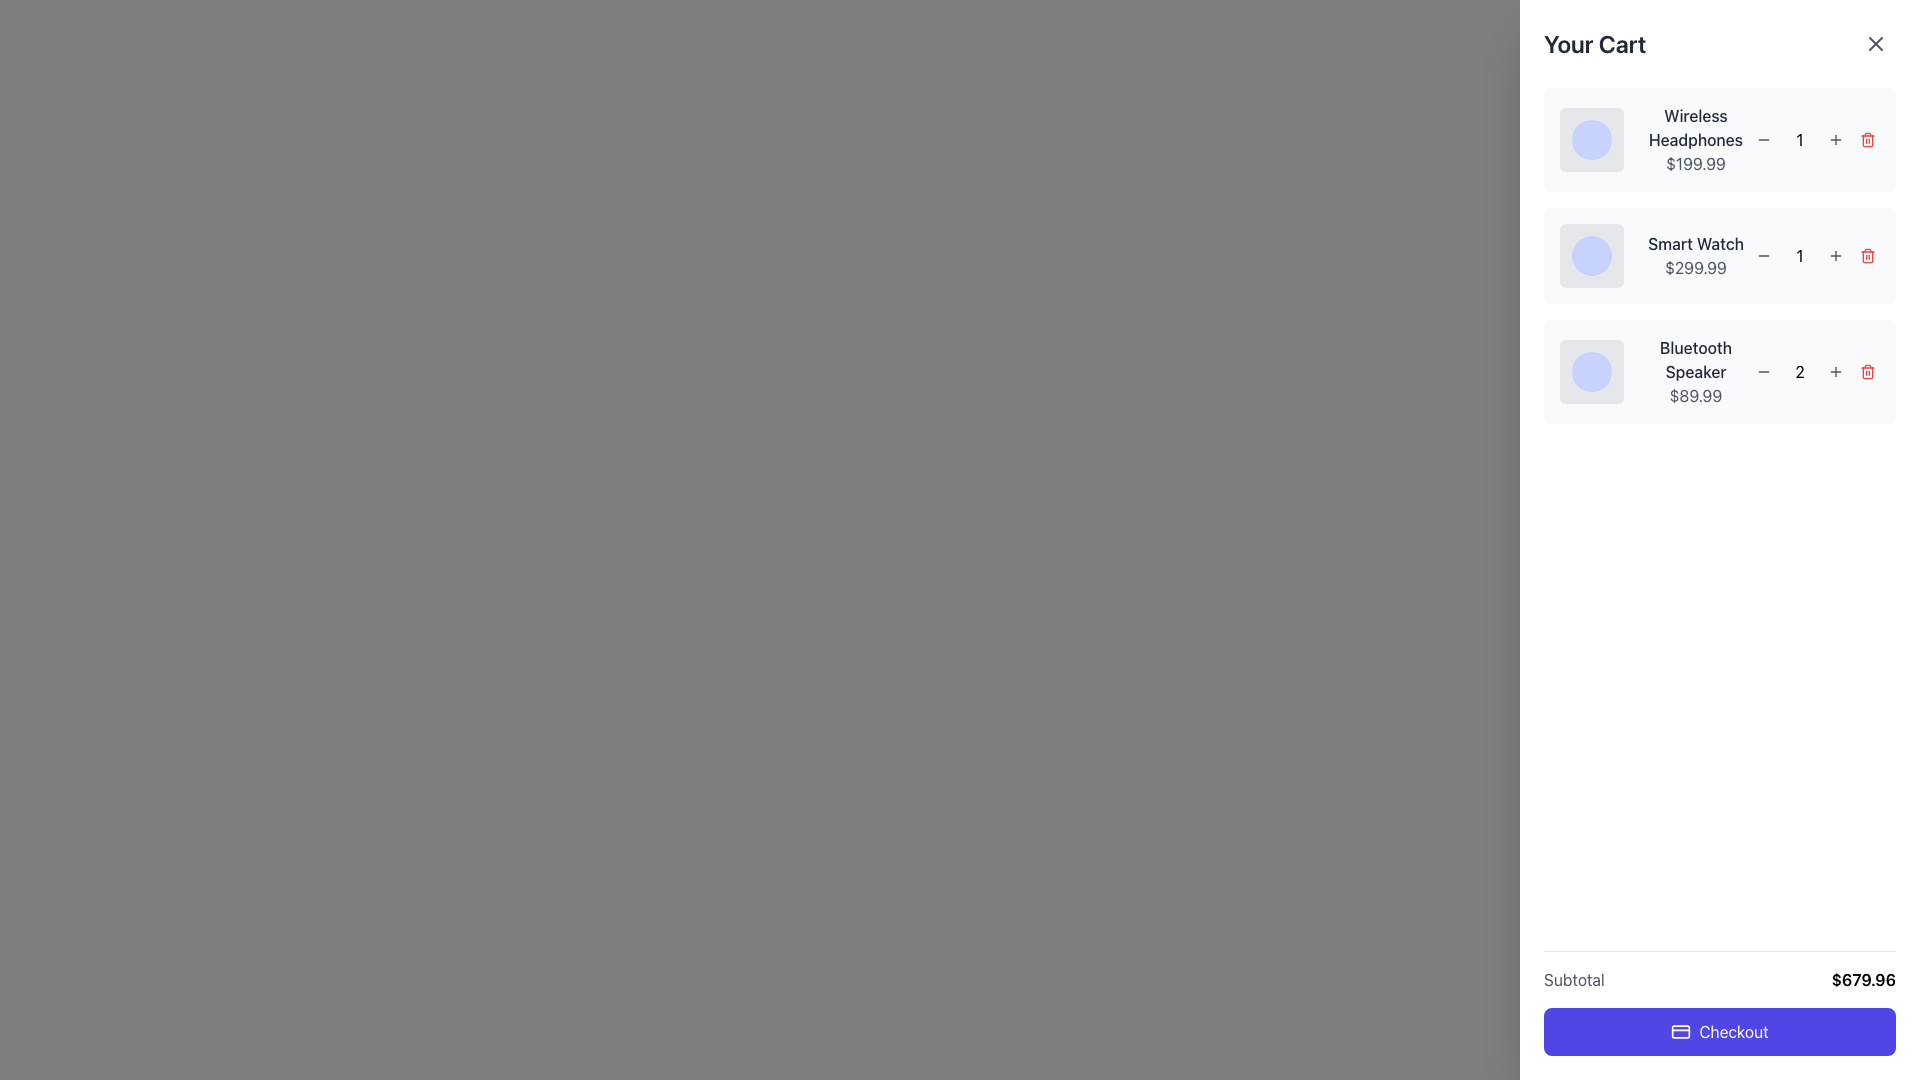 Image resolution: width=1920 pixels, height=1080 pixels. Describe the element at coordinates (1694, 371) in the screenshot. I see `the textual label displaying 'Bluetooth Speaker' and its price '$89.99', which is the last item in the cart's list` at that location.